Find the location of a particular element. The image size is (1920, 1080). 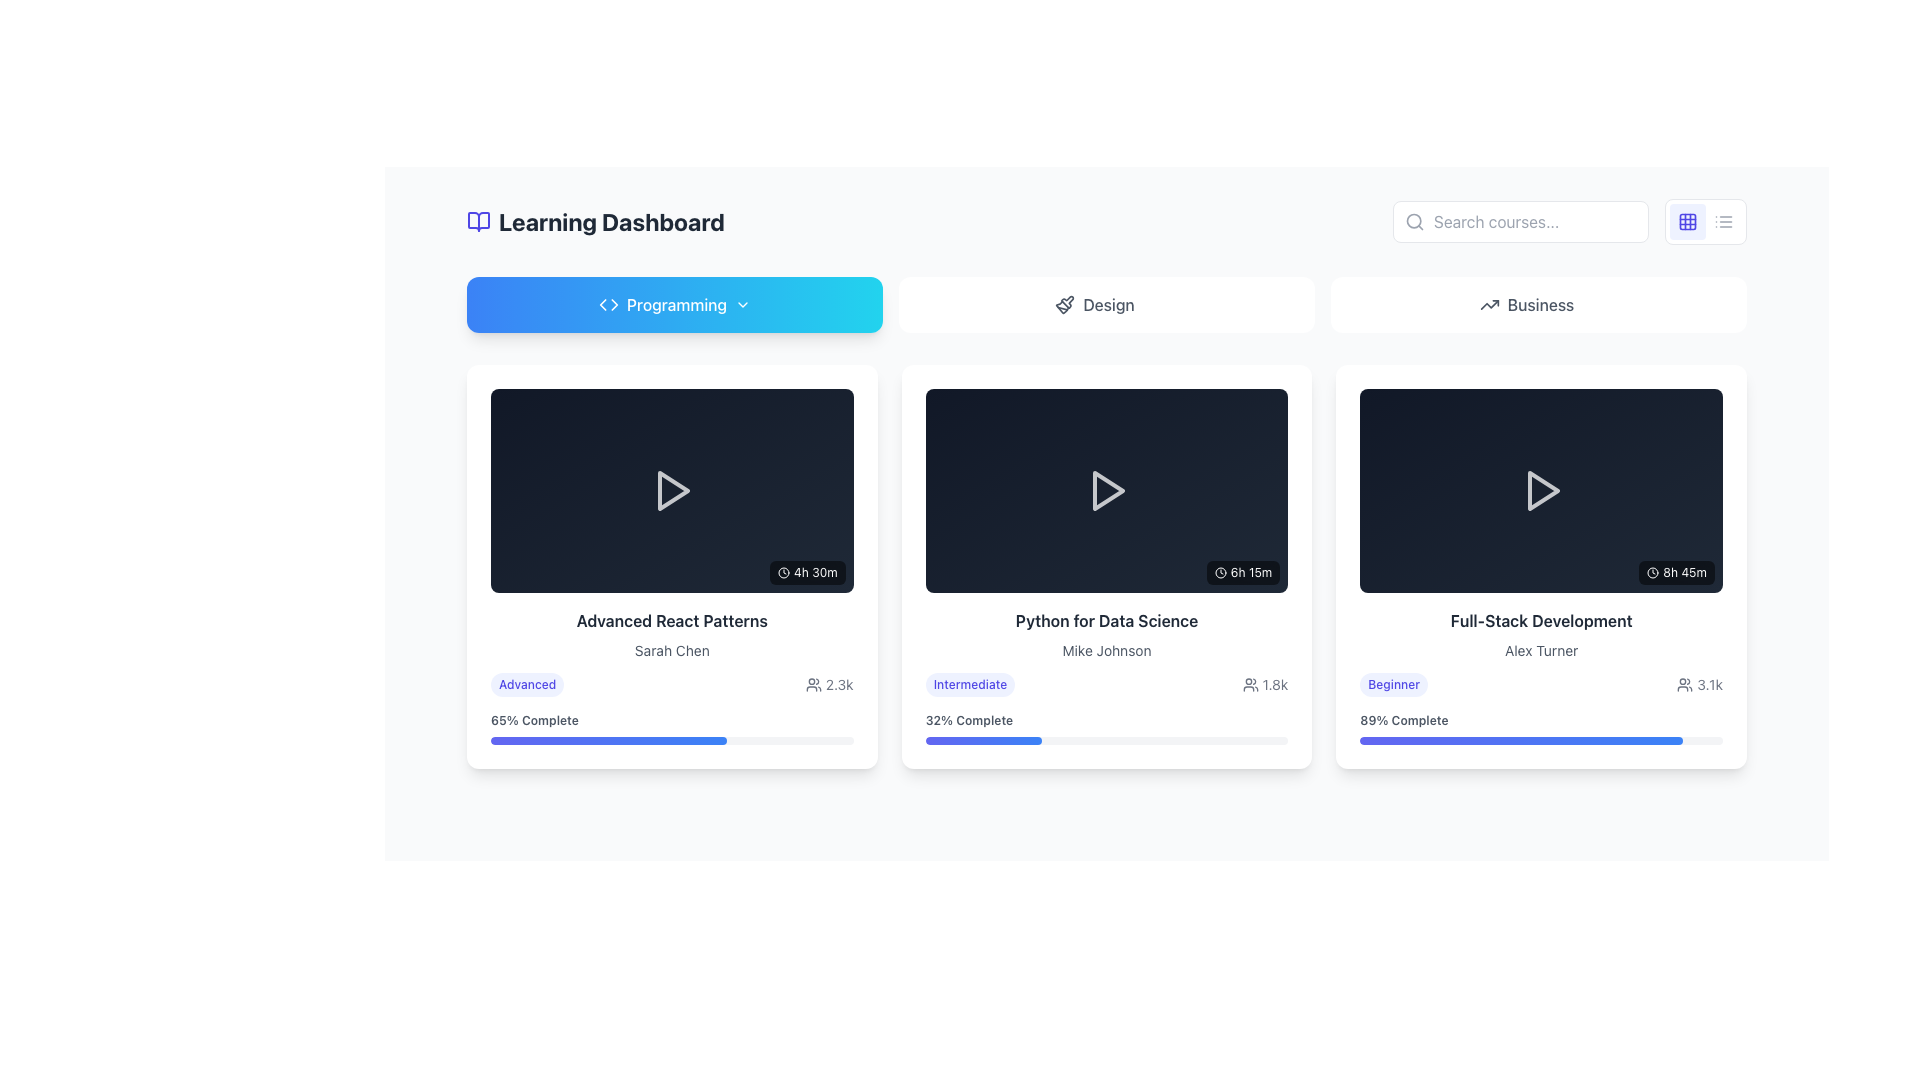

the learning dashboard icon located to the left of the 'Learning Dashboard' text in the header section is located at coordinates (478, 222).